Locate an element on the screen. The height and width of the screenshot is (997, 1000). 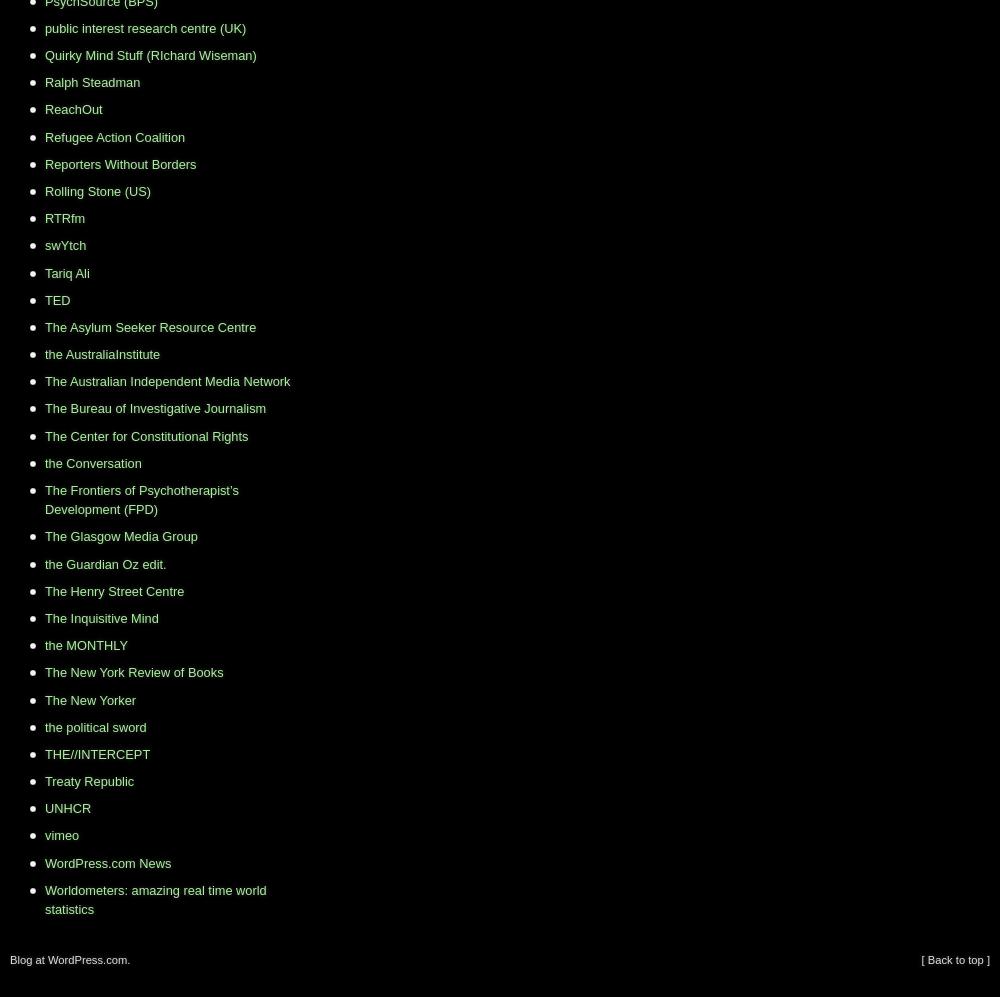
'Rolling Stone (US)' is located at coordinates (96, 190).